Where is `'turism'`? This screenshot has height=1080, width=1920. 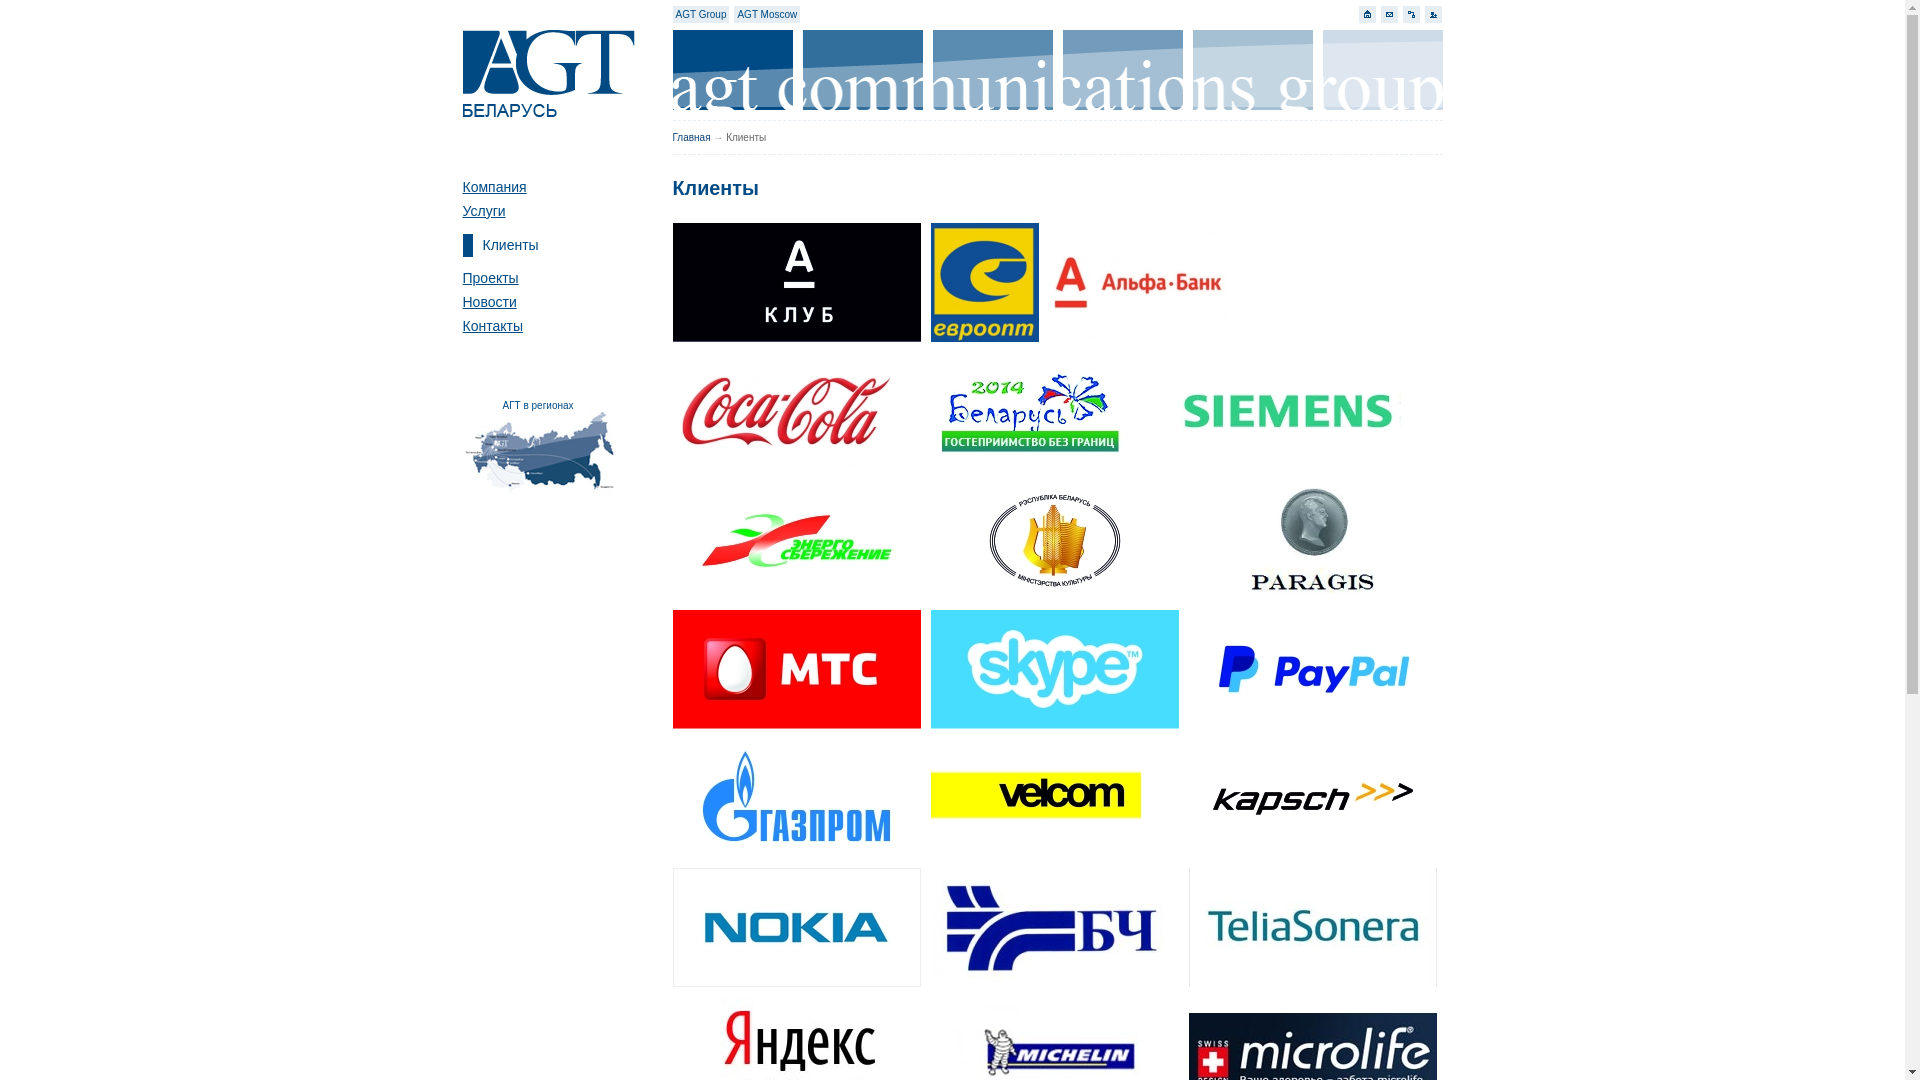
'turism' is located at coordinates (905, 410).